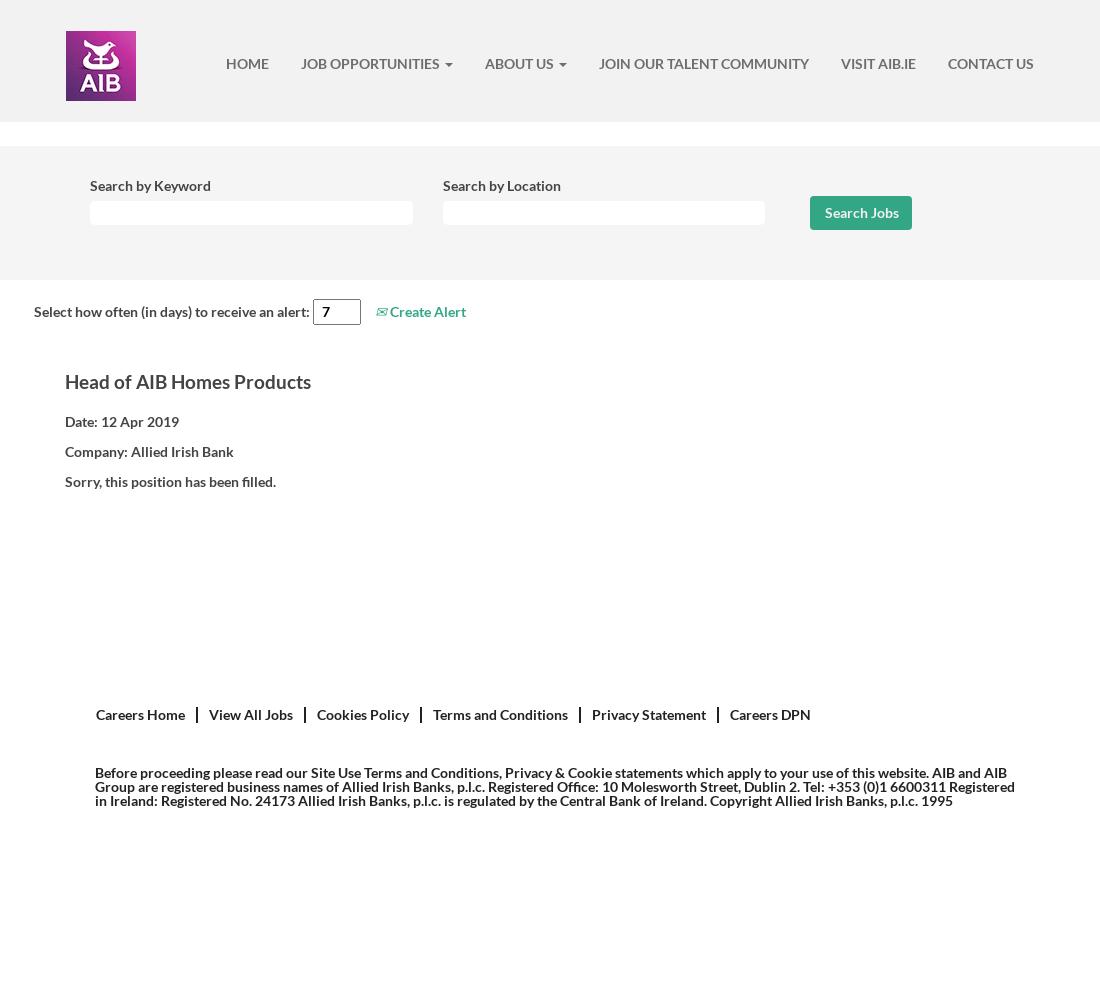 This screenshot has height=1000, width=1100. Describe the element at coordinates (500, 713) in the screenshot. I see `'Terms and Conditions'` at that location.